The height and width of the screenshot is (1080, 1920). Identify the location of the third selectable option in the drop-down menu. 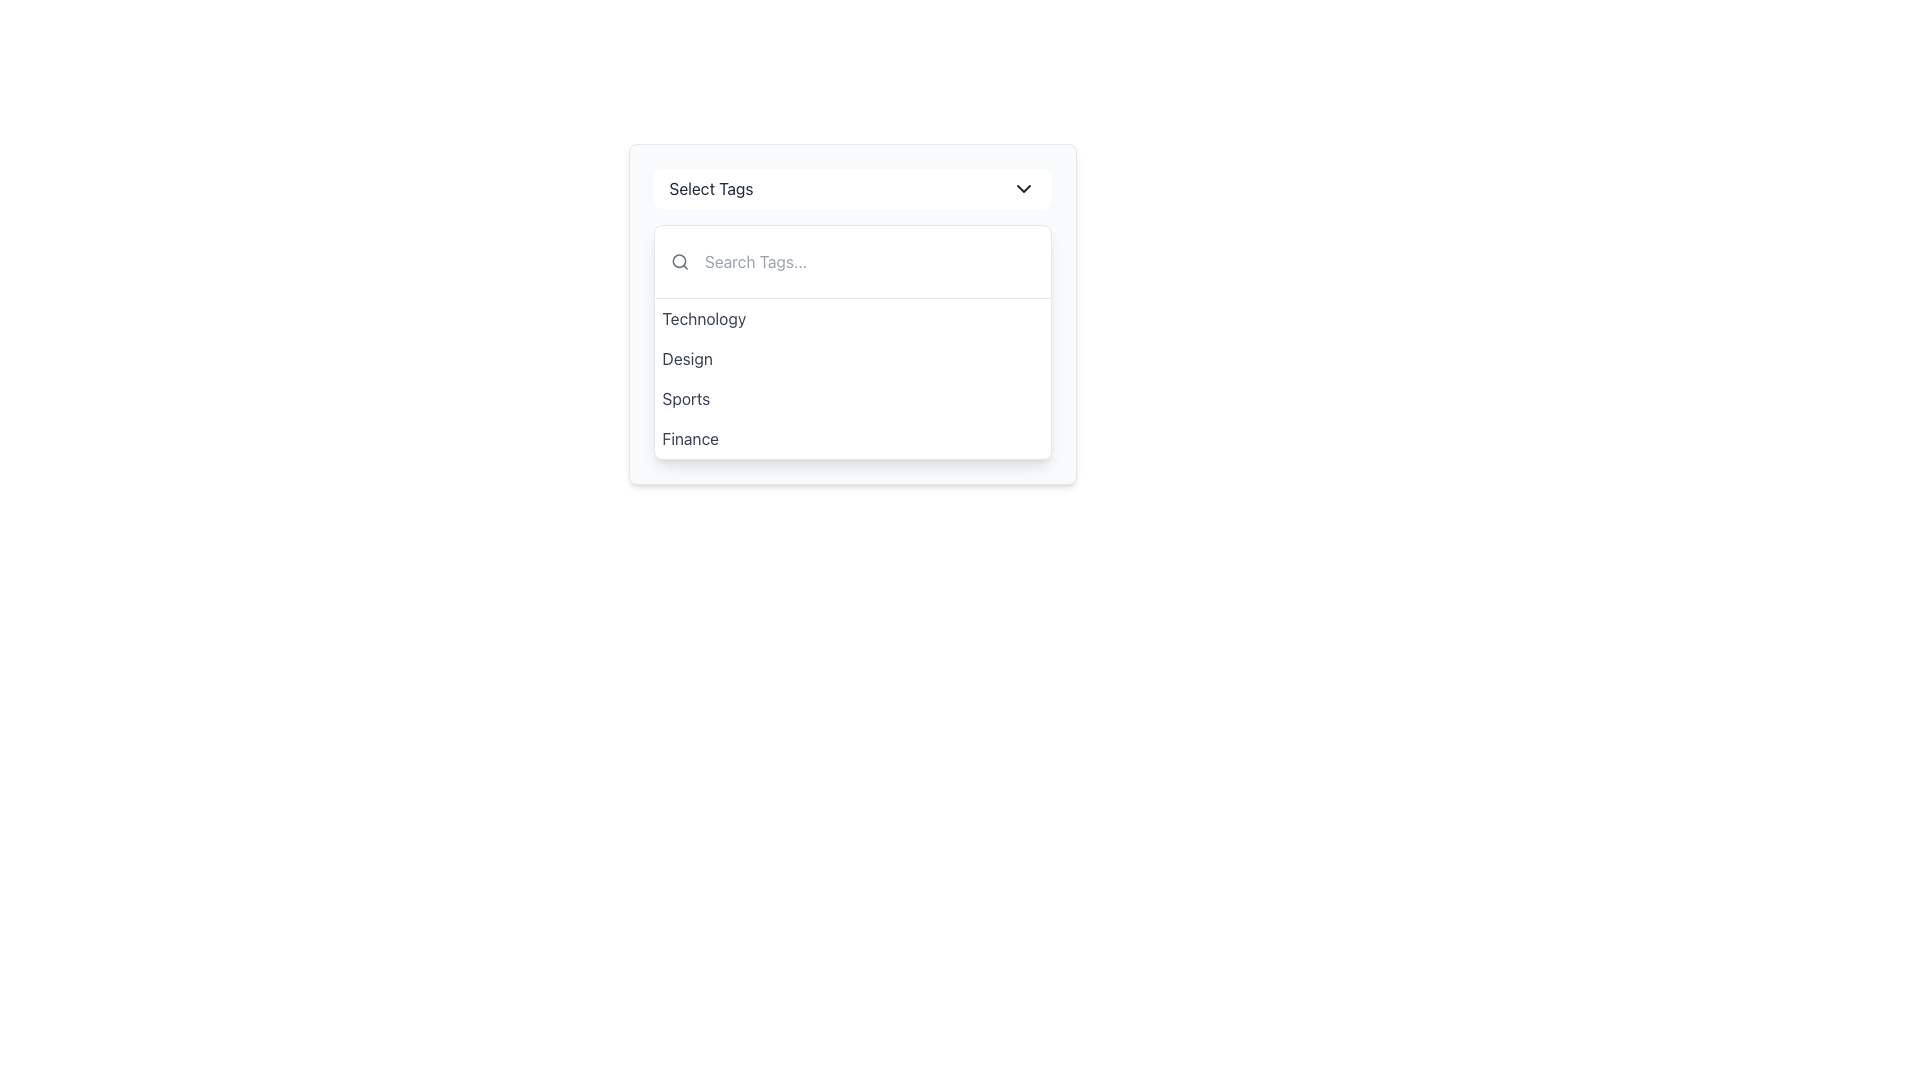
(852, 398).